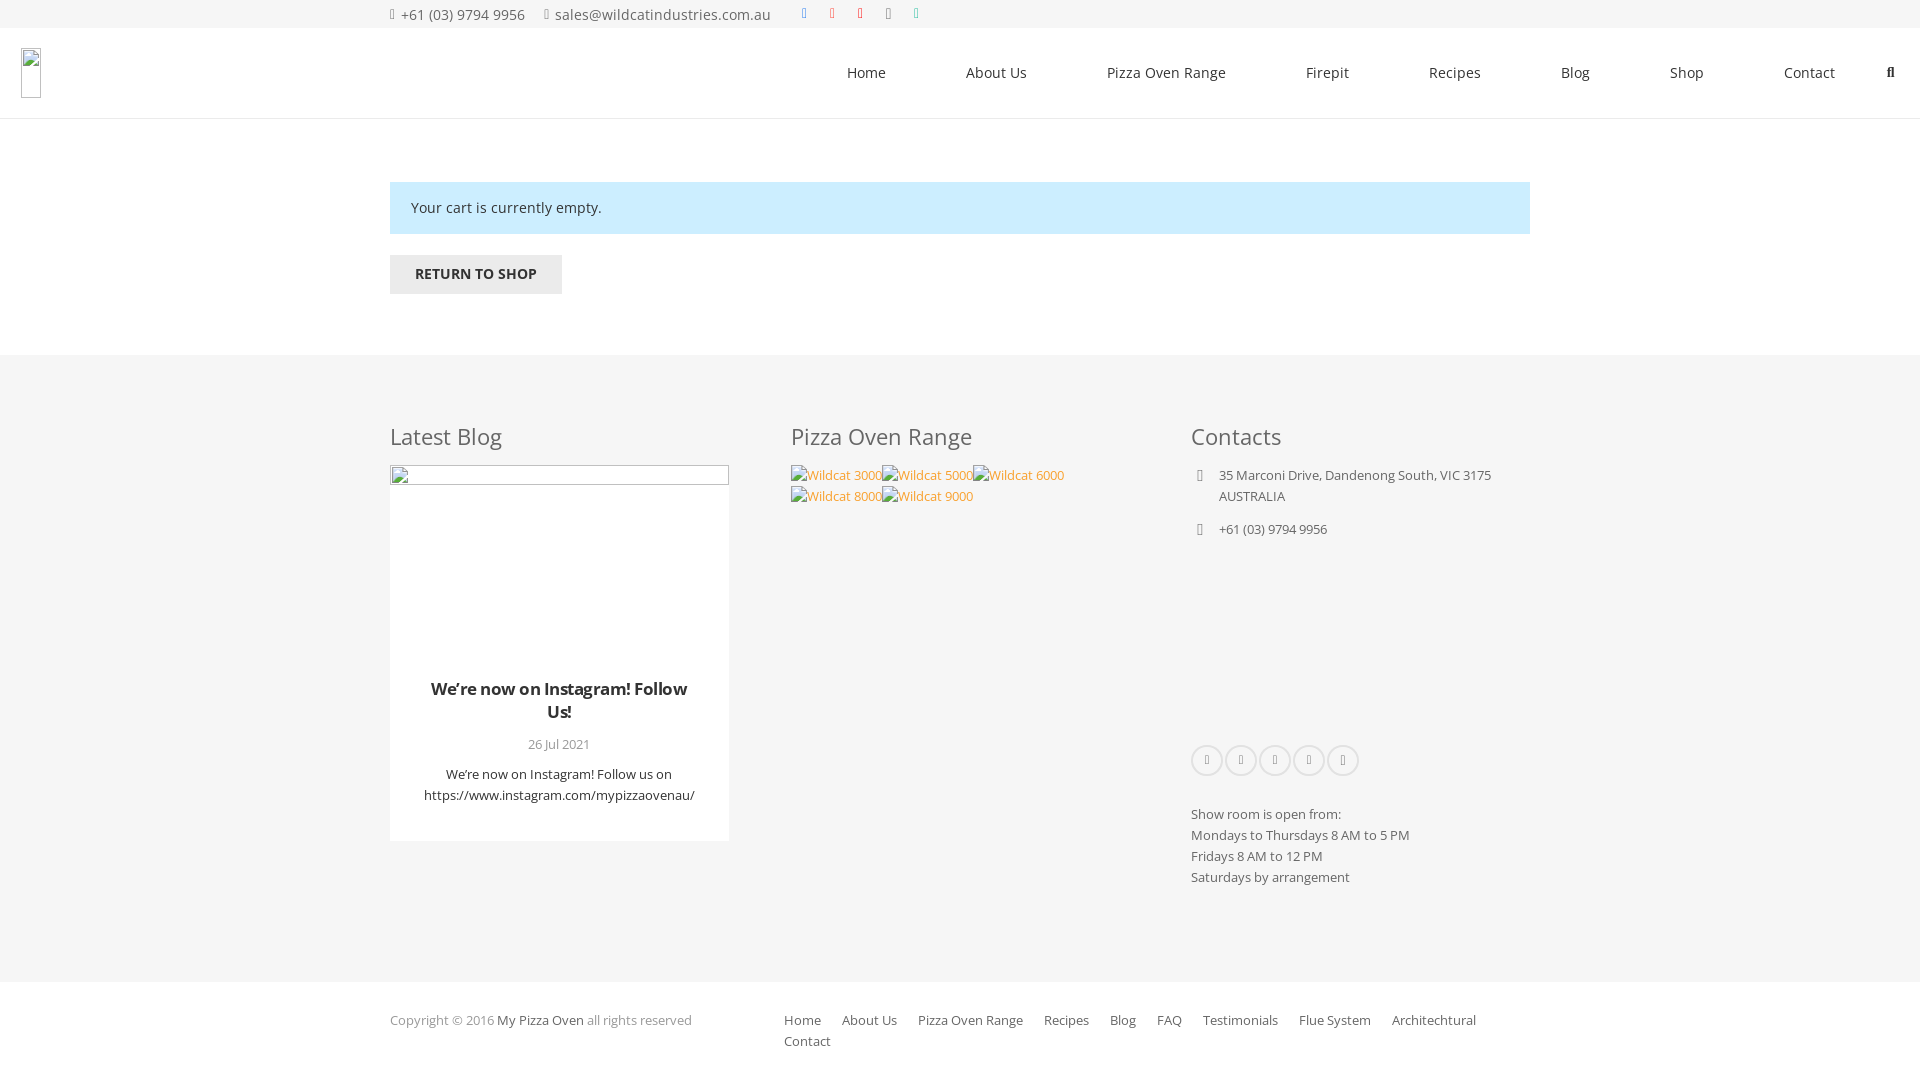  Describe the element at coordinates (807, 1040) in the screenshot. I see `'Contact'` at that location.